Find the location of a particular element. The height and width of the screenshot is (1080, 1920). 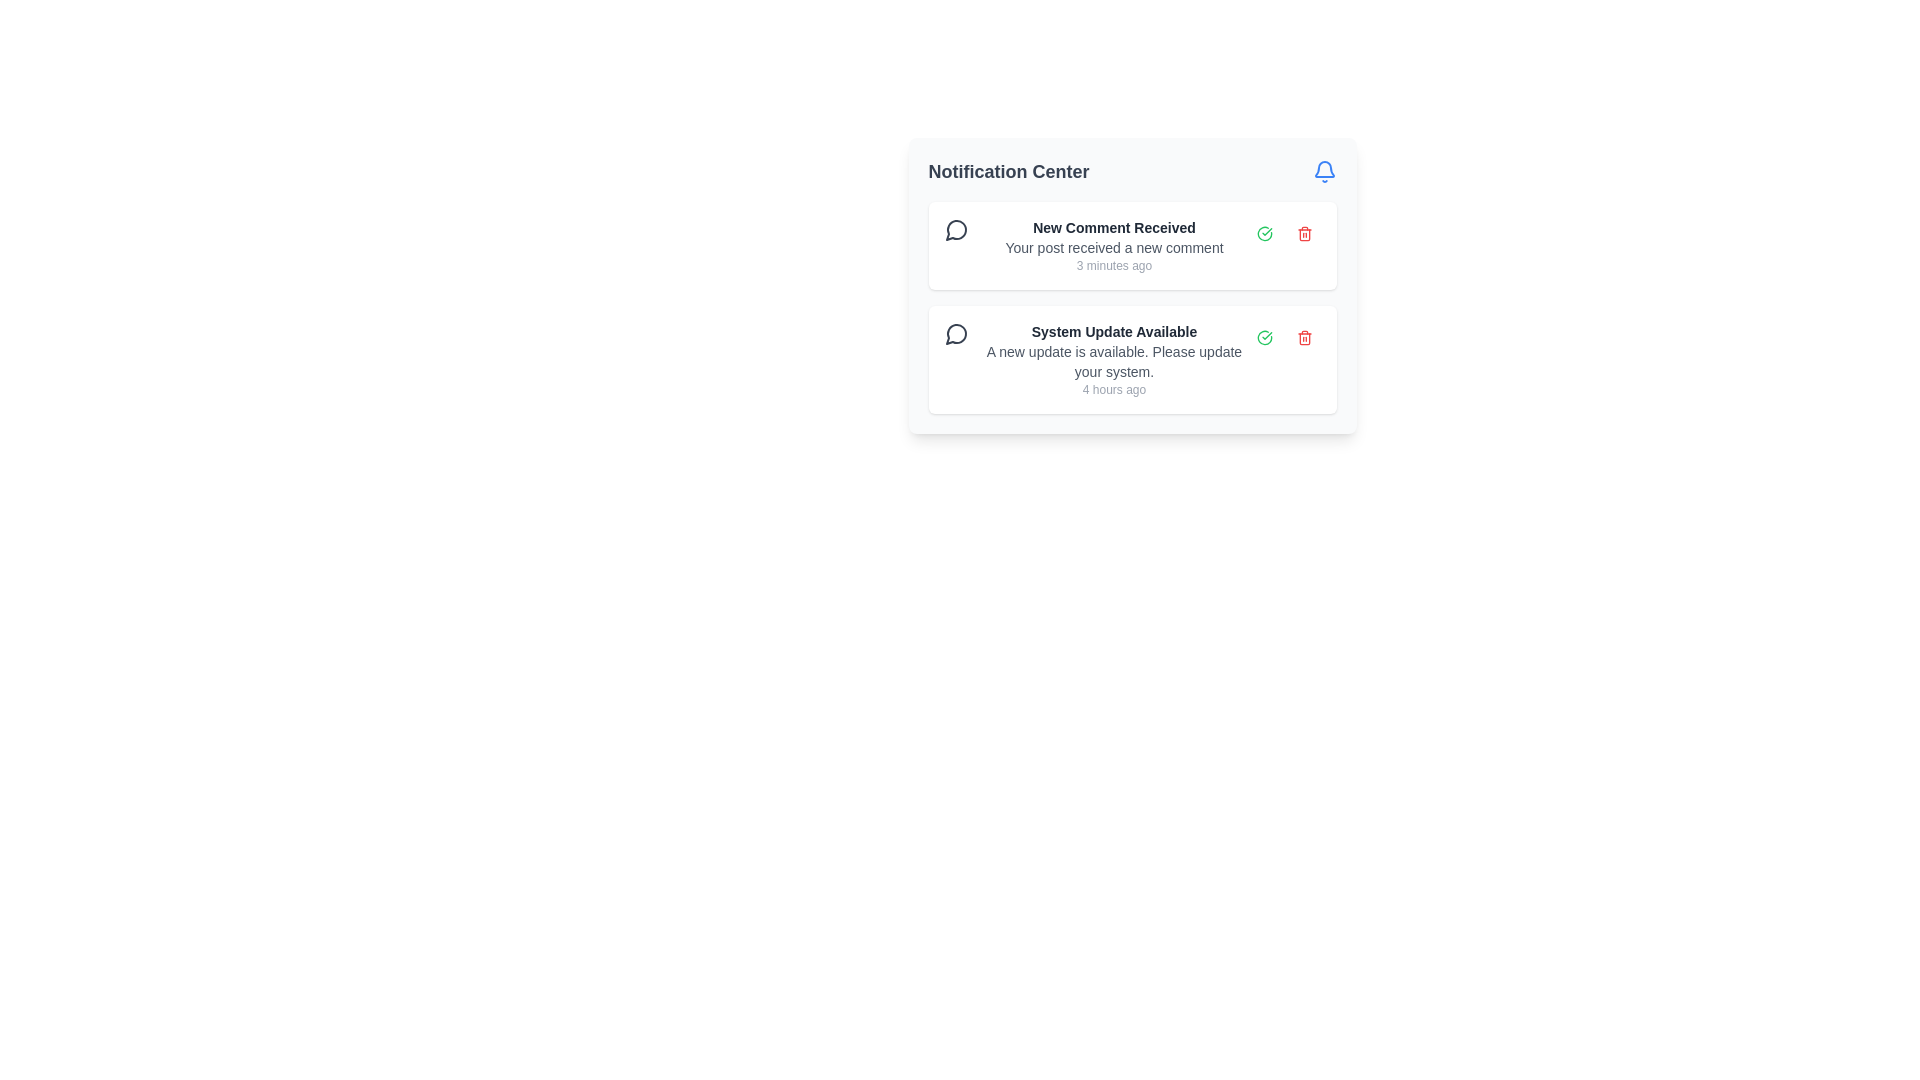

the red trash icon button that deletes the notification for 'System Update Available' is located at coordinates (1304, 337).